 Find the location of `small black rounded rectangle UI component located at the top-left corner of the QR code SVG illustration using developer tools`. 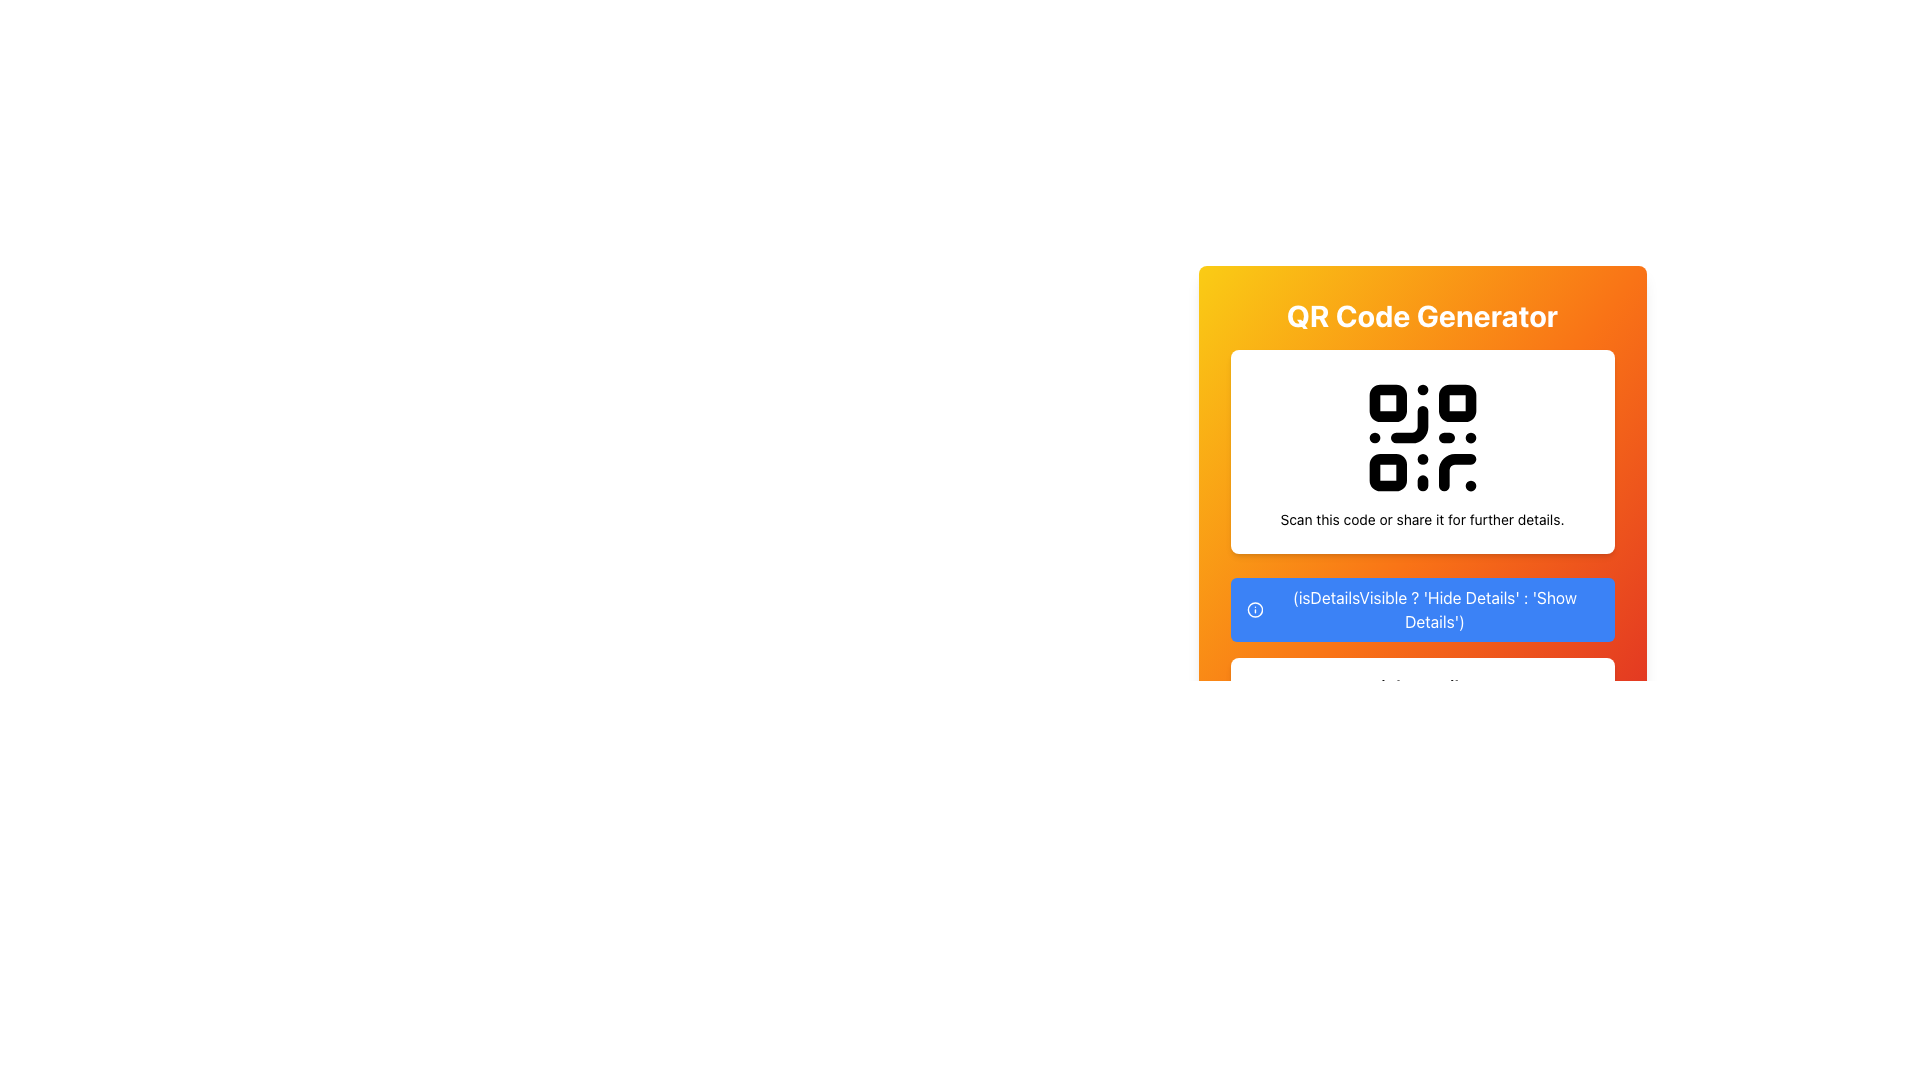

small black rounded rectangle UI component located at the top-left corner of the QR code SVG illustration using developer tools is located at coordinates (1386, 403).